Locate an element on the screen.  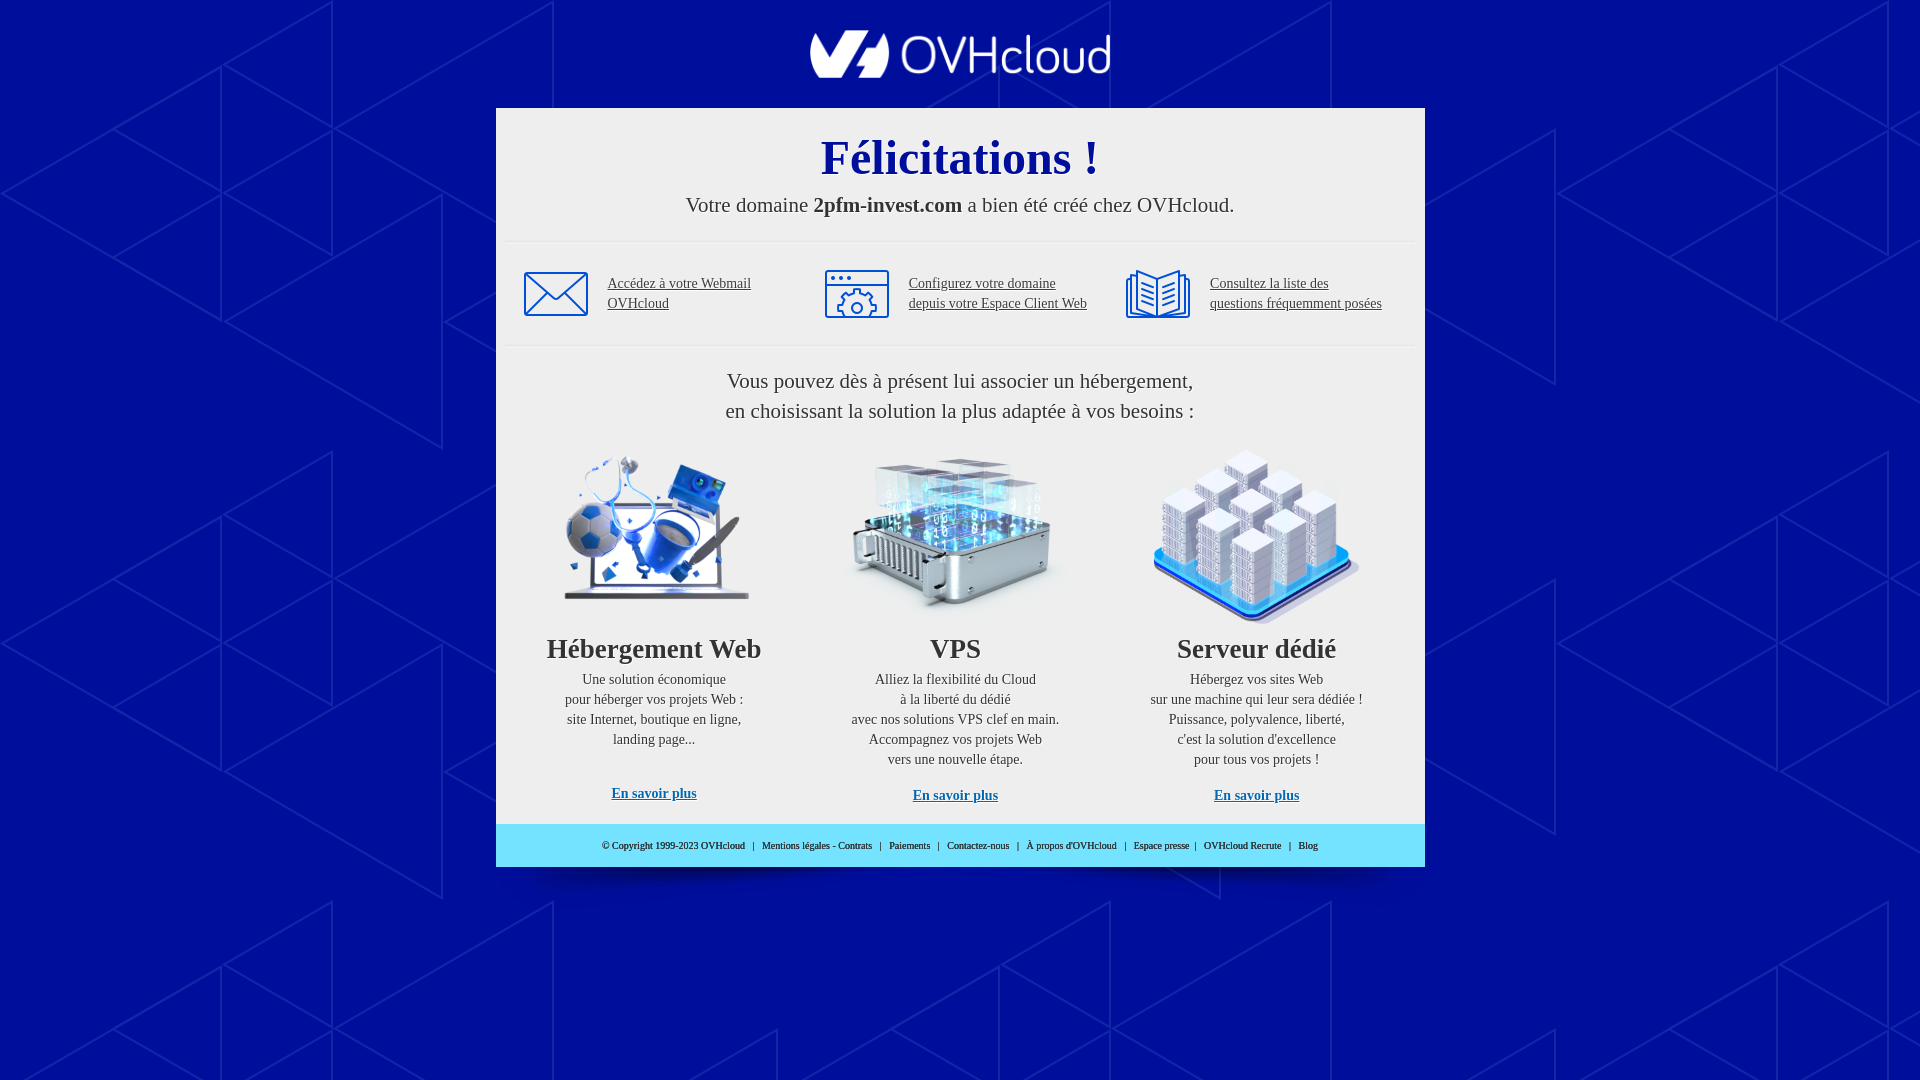
'VPS' is located at coordinates (954, 618).